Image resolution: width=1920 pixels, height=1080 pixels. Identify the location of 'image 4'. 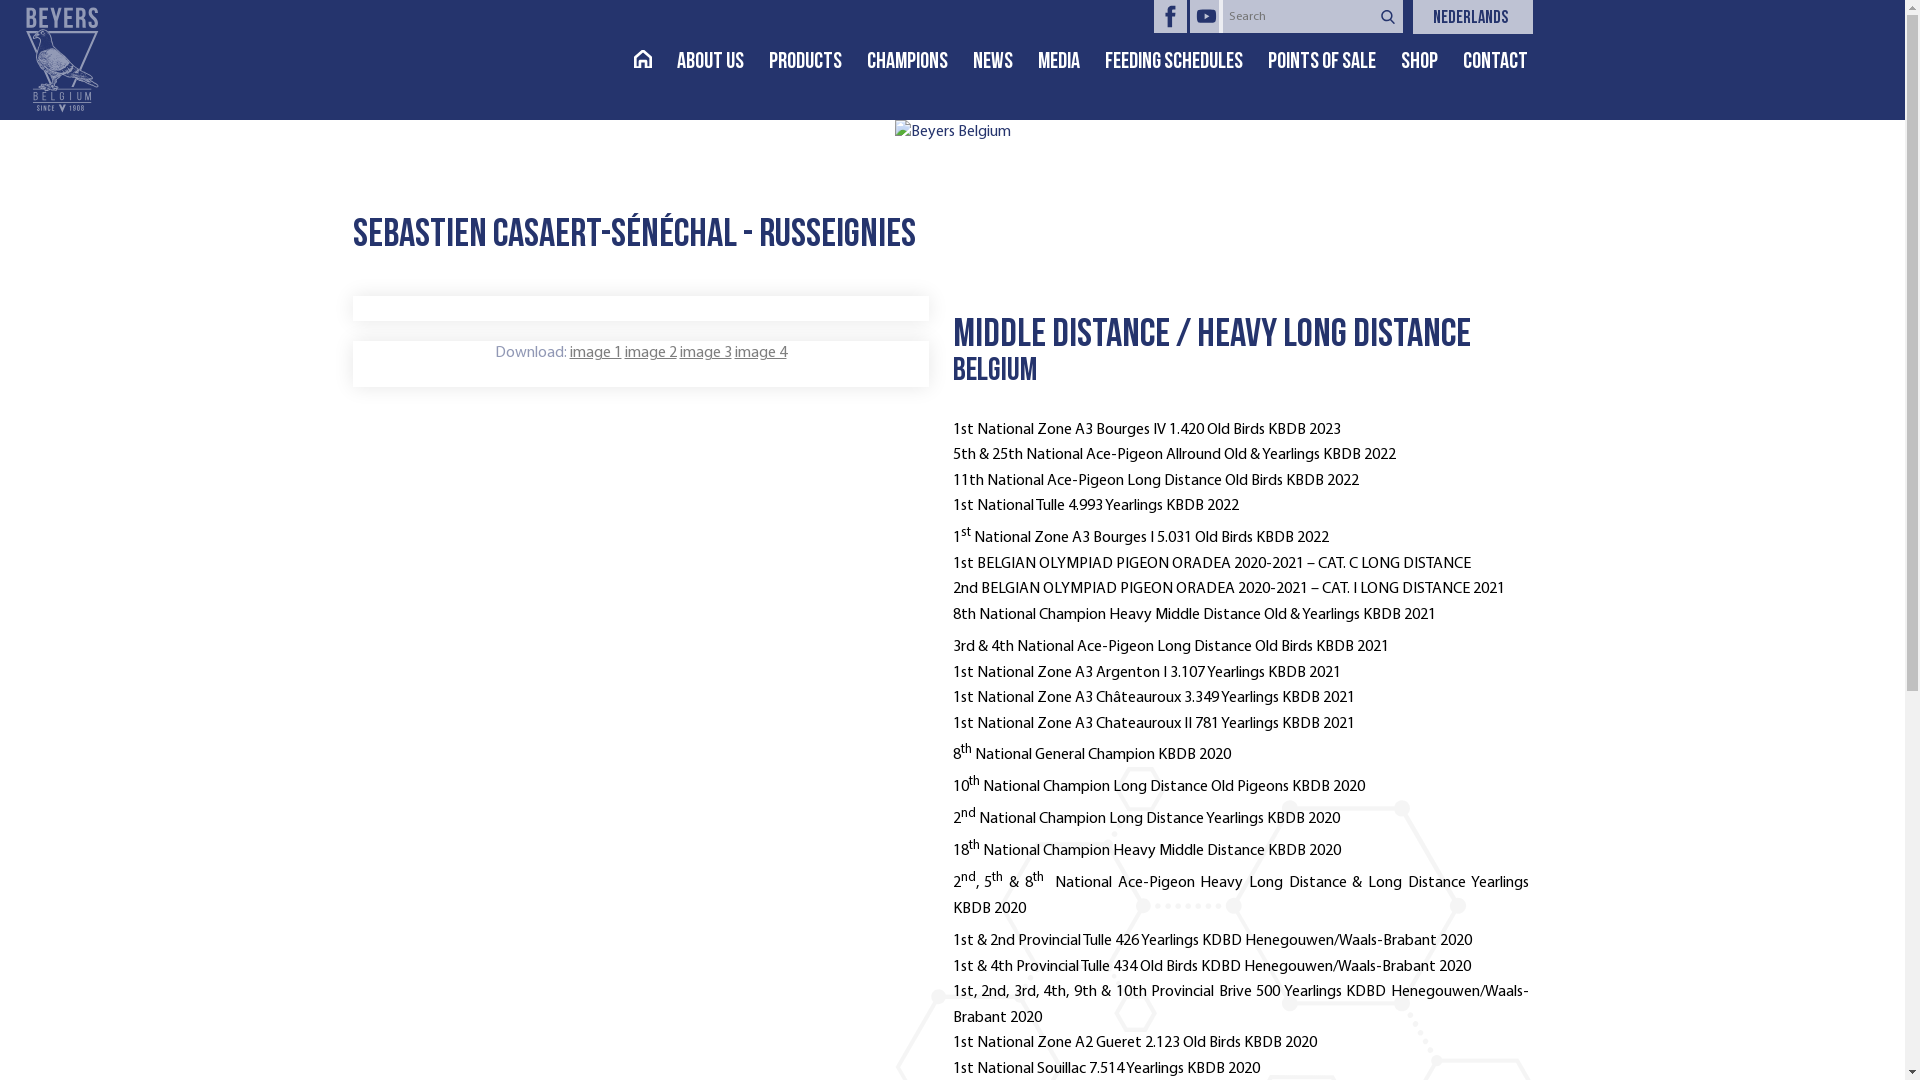
(758, 352).